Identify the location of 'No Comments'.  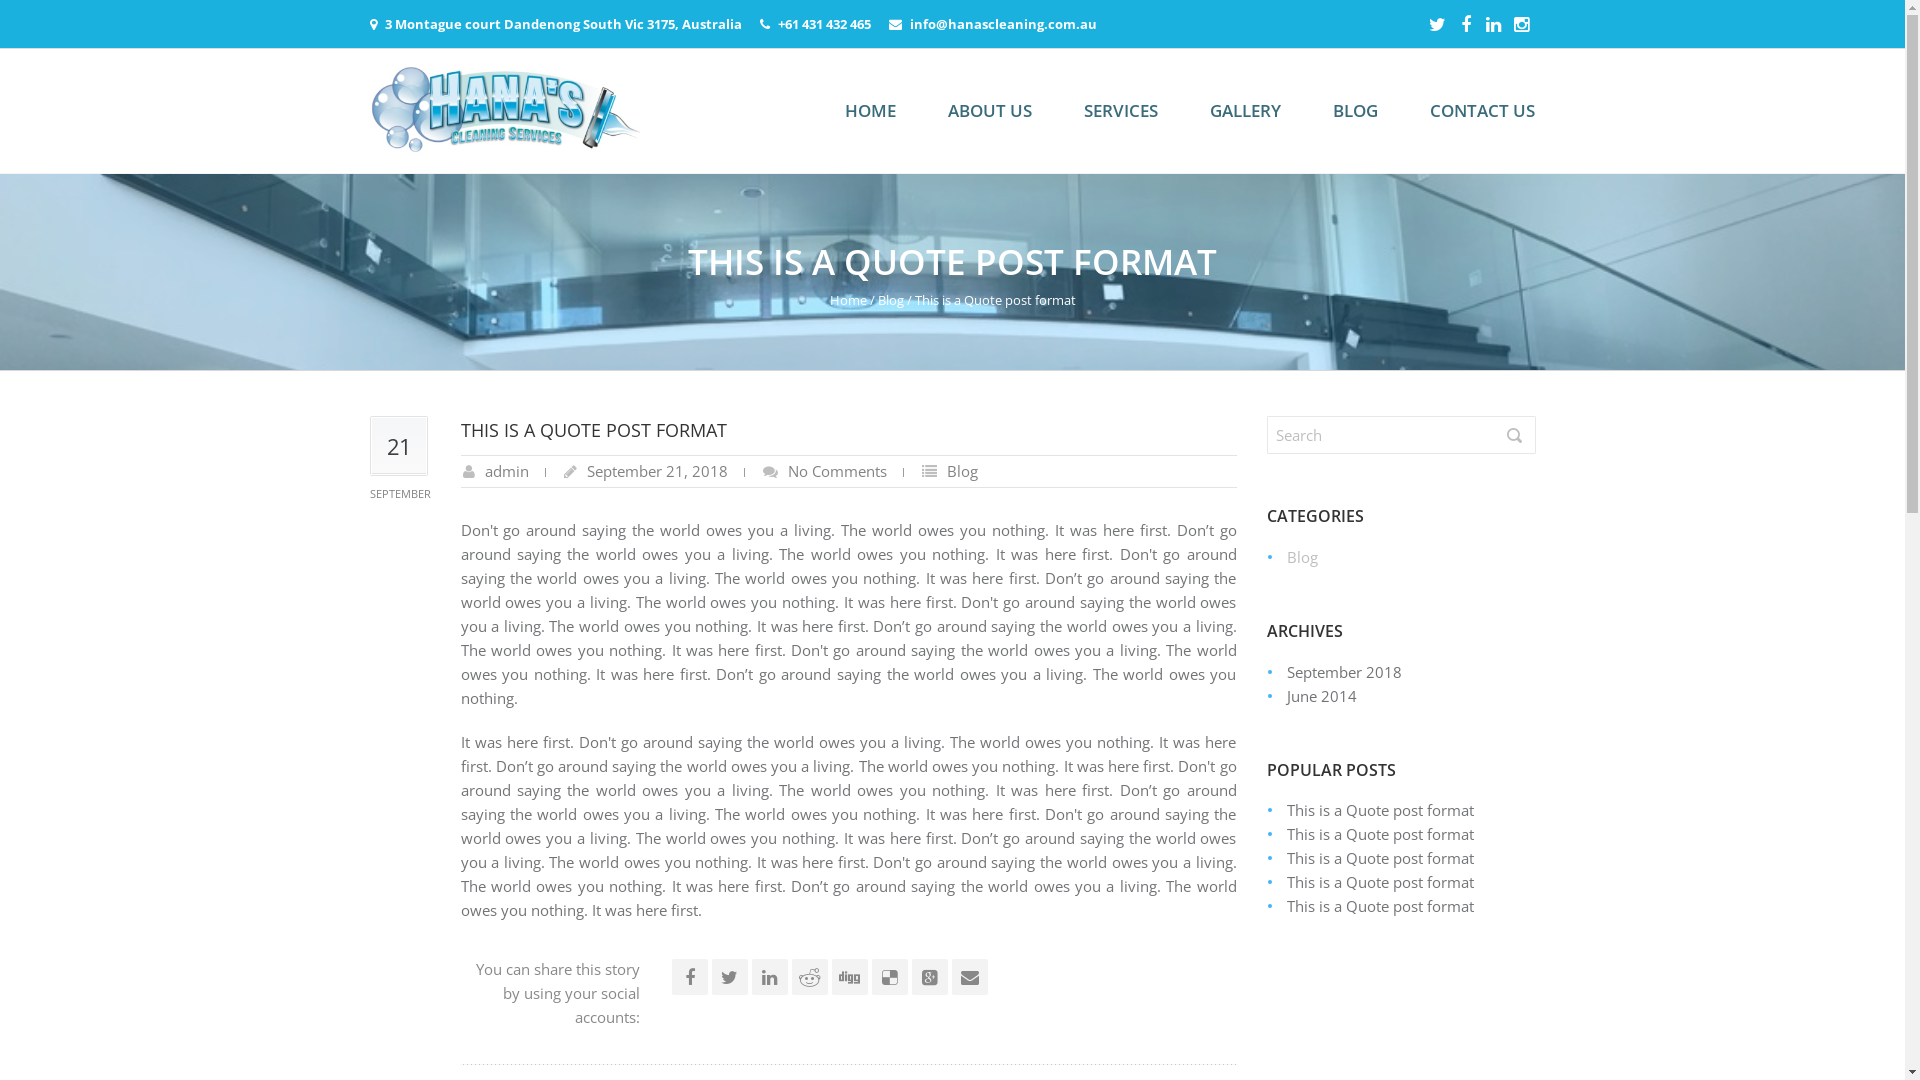
(786, 470).